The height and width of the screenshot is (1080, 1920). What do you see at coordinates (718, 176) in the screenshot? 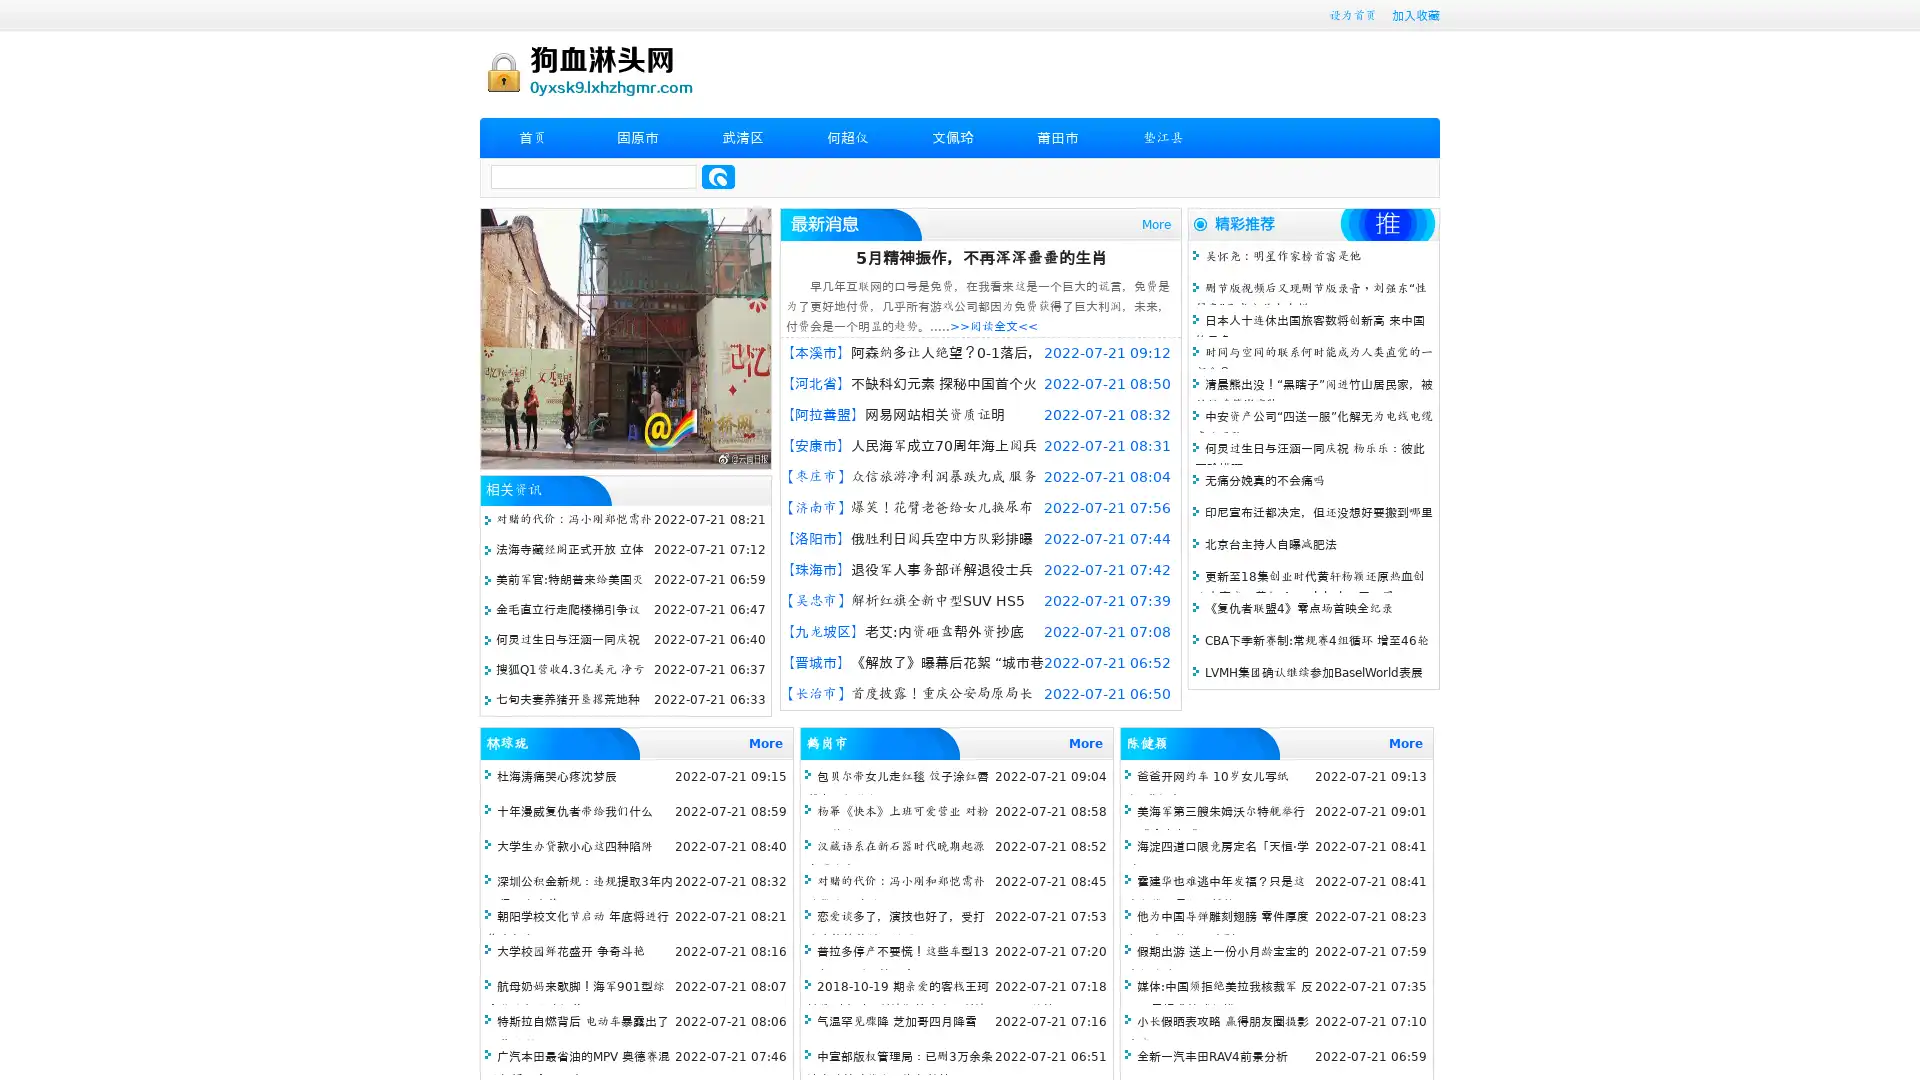
I see `Search` at bounding box center [718, 176].